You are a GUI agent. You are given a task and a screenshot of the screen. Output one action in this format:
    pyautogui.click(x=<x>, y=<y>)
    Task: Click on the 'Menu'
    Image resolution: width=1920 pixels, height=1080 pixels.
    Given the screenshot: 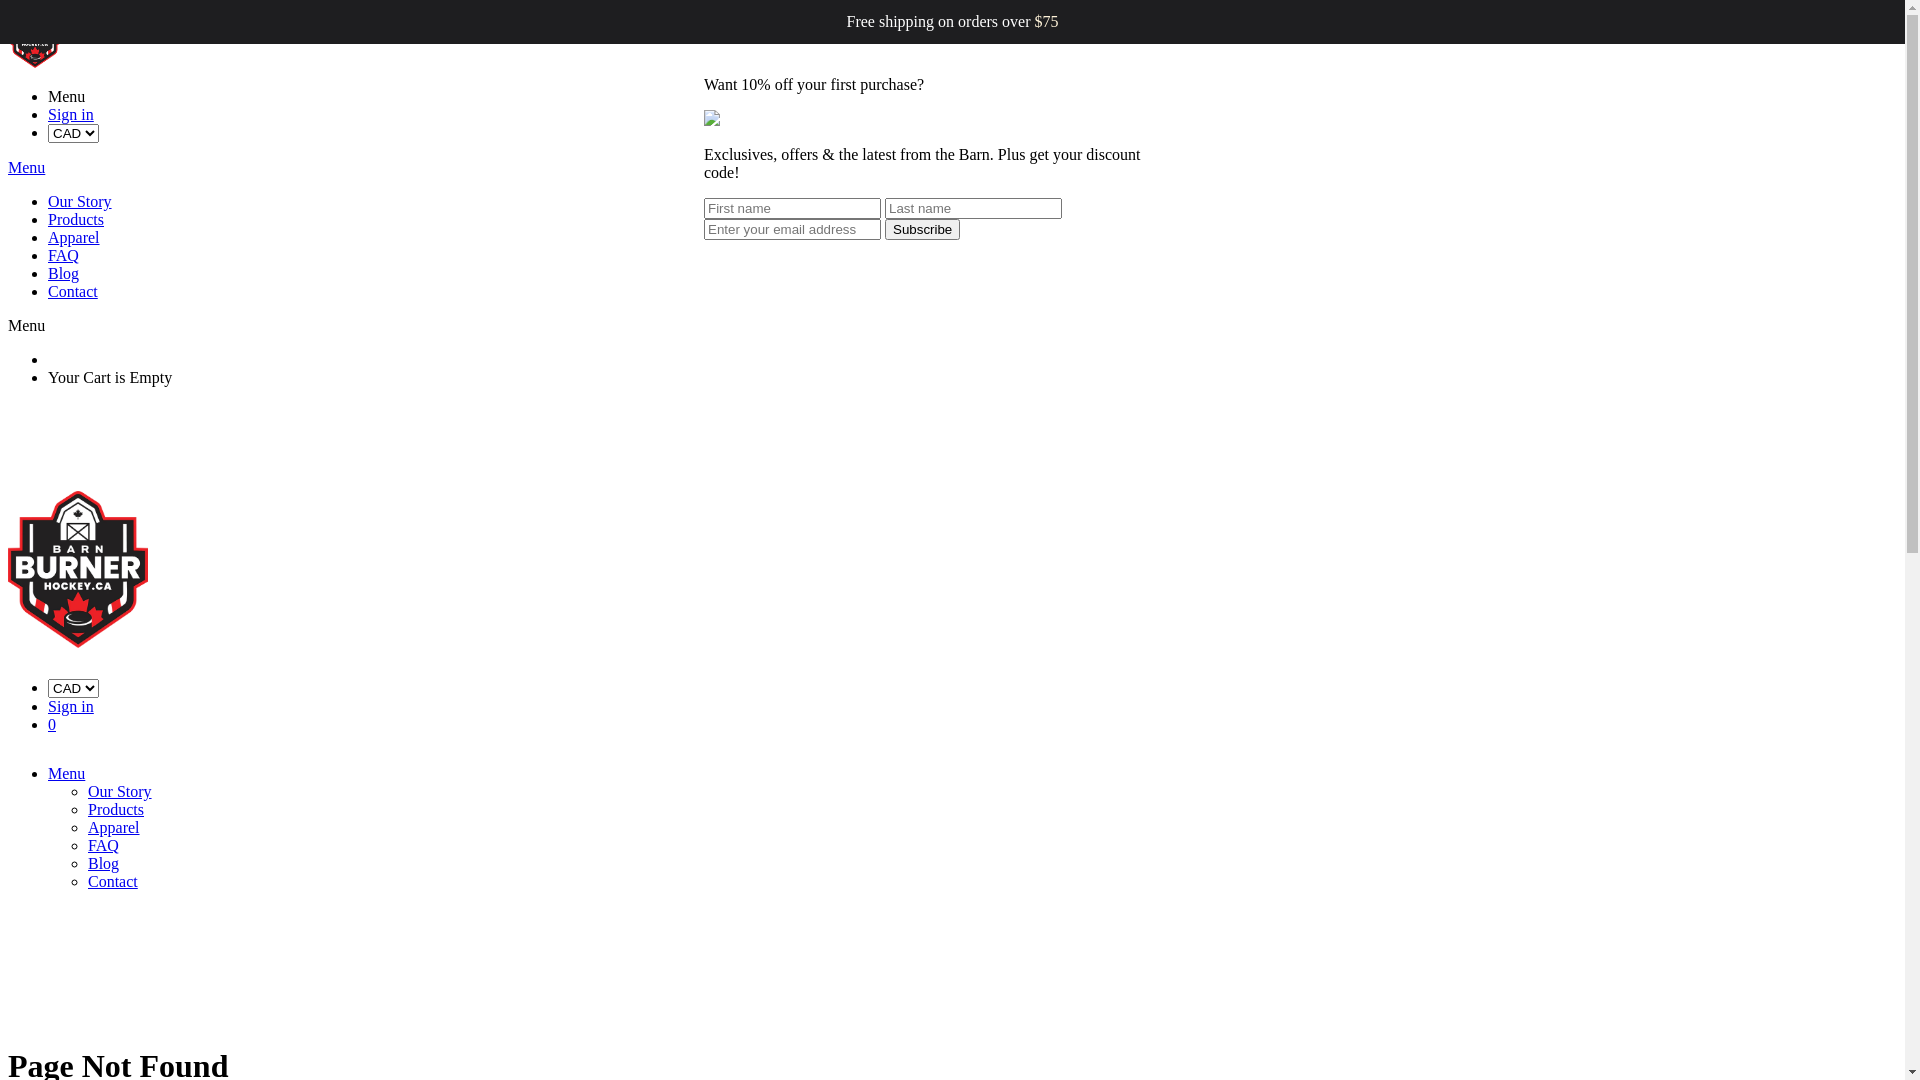 What is the action you would take?
    pyautogui.click(x=48, y=772)
    